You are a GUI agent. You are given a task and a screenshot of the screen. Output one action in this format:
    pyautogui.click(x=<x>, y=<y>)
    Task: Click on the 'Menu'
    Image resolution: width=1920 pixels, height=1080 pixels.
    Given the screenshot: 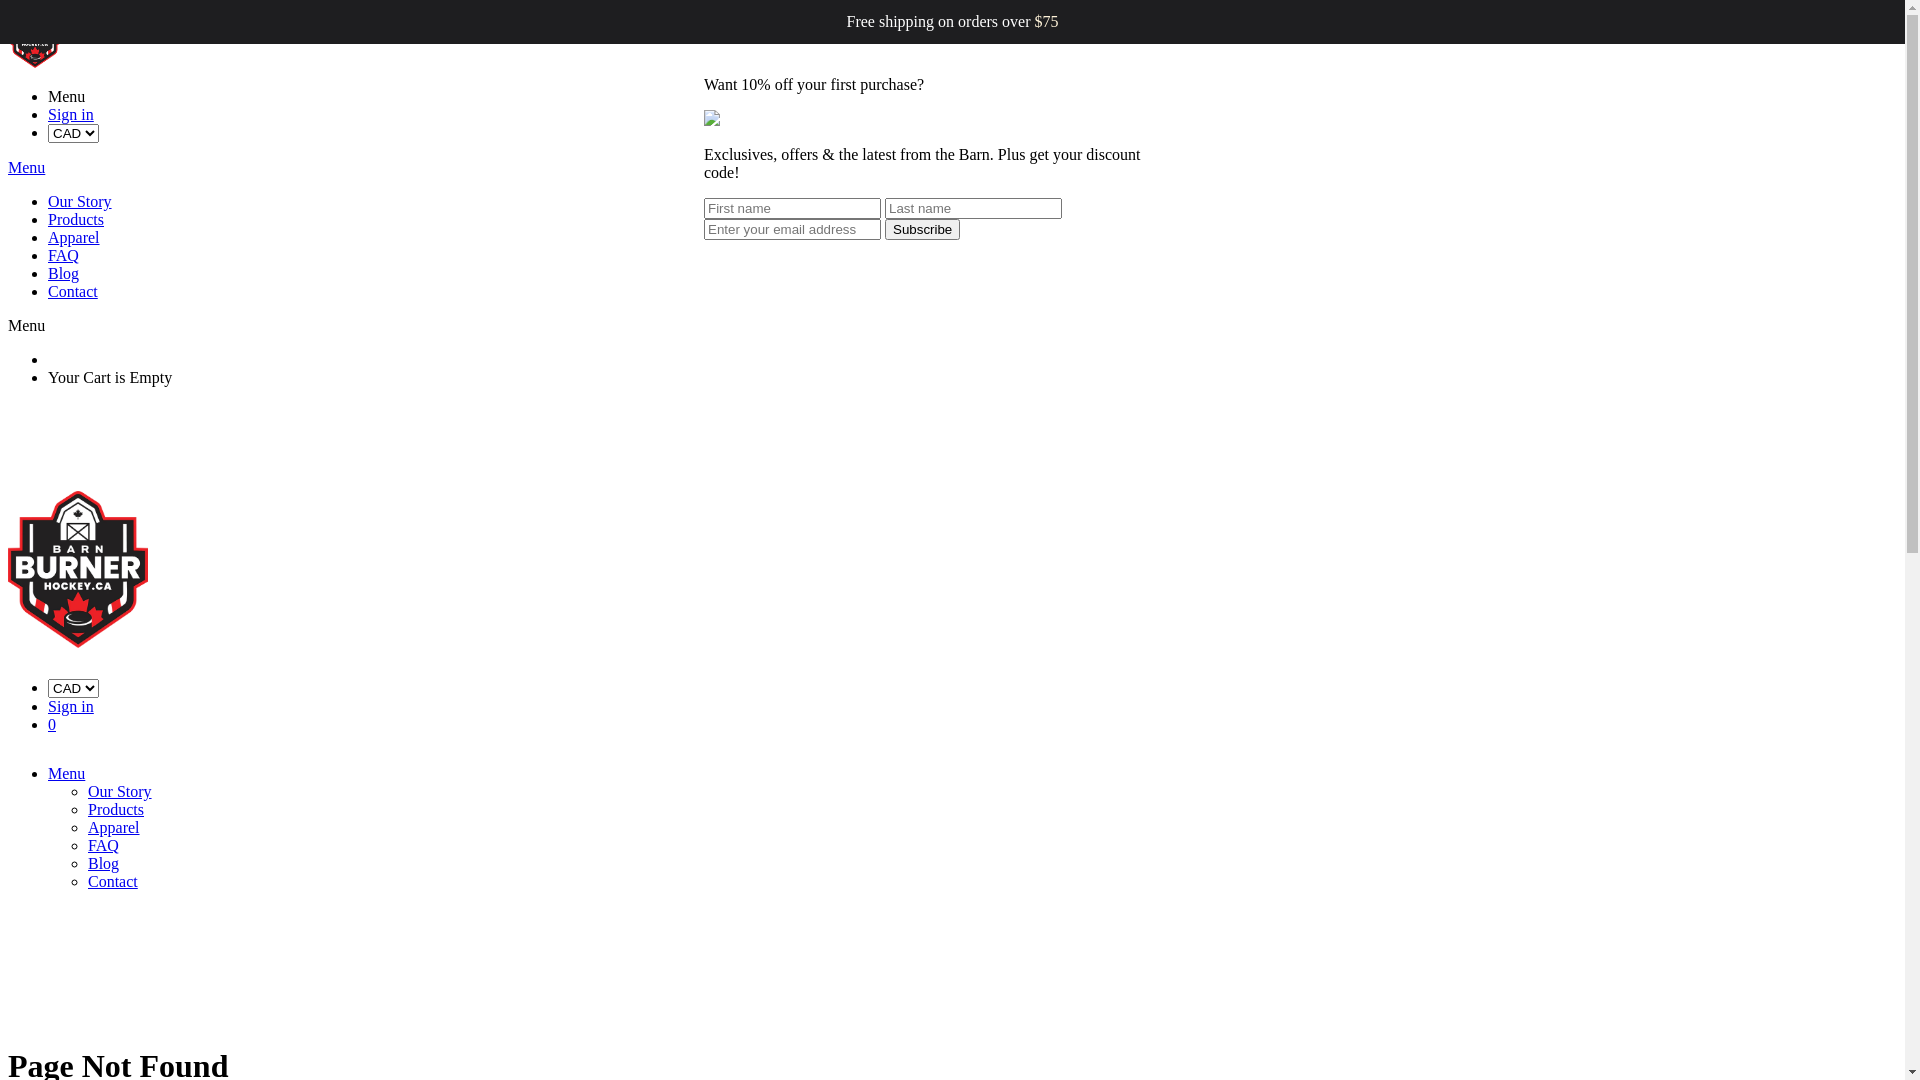 What is the action you would take?
    pyautogui.click(x=48, y=772)
    